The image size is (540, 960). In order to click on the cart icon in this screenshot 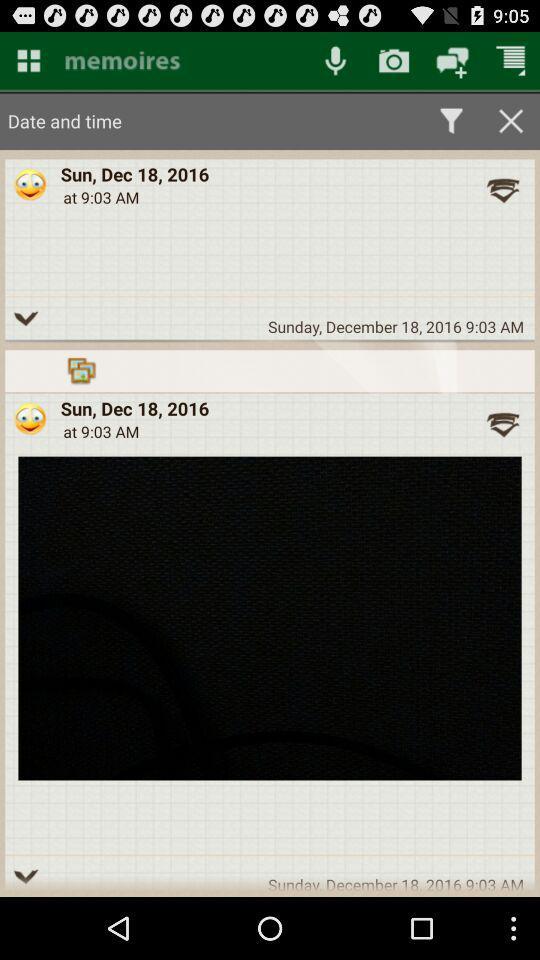, I will do `click(511, 64)`.